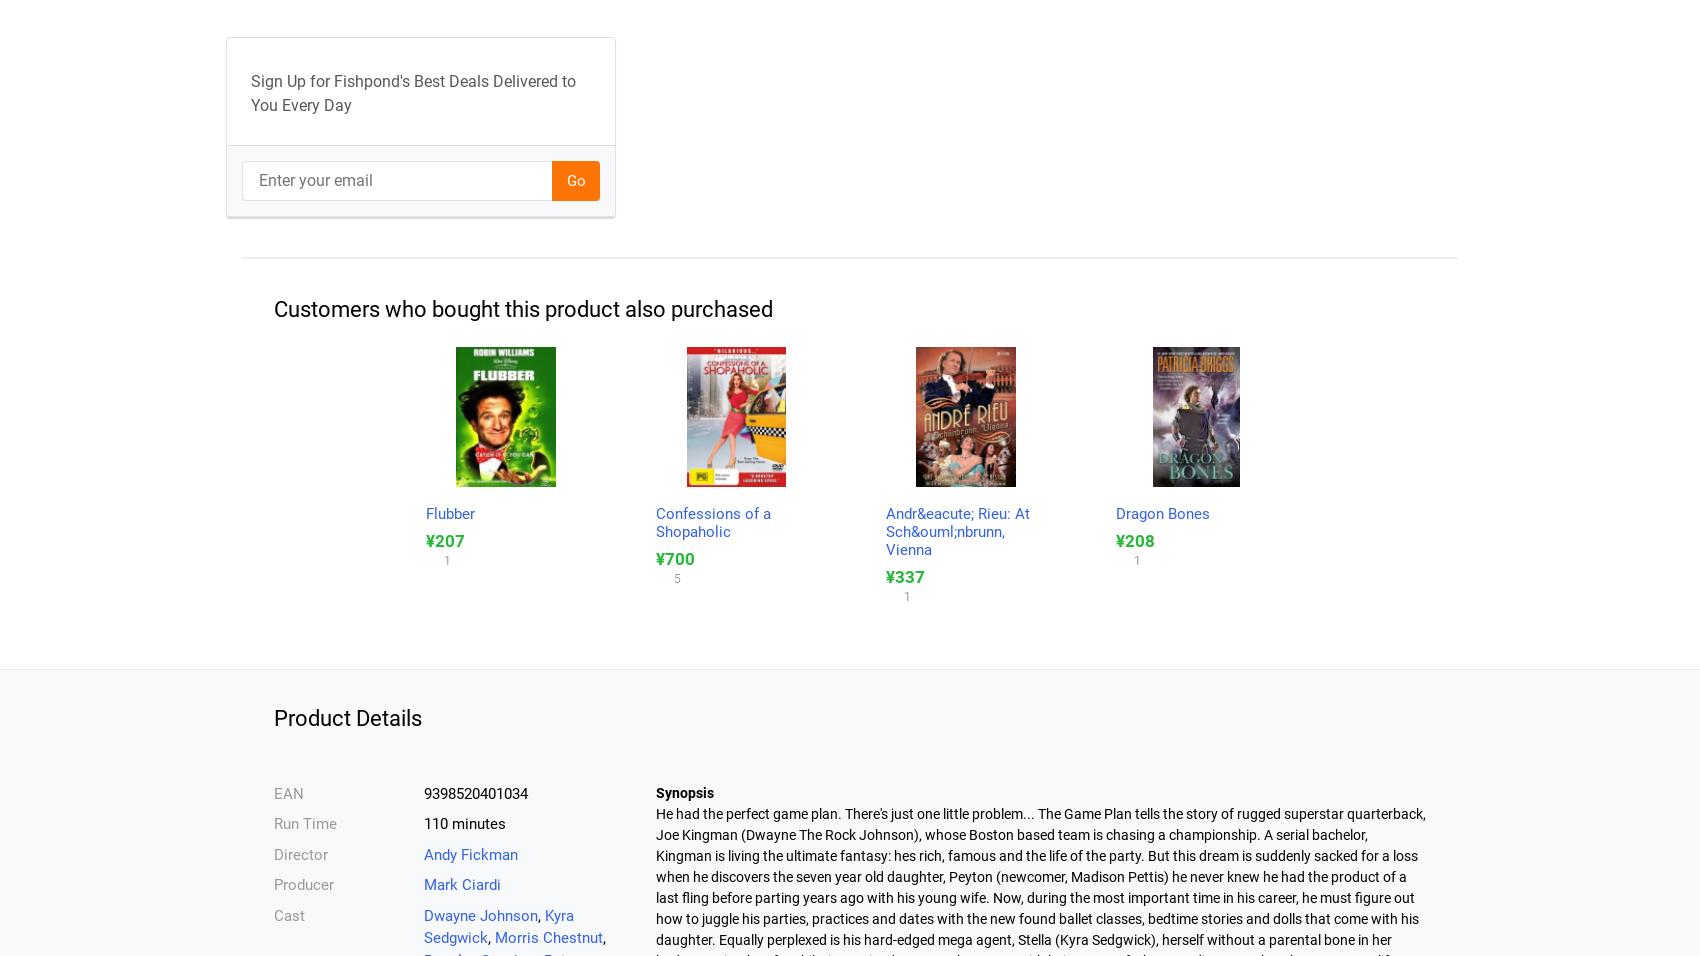 This screenshot has width=1700, height=956. I want to click on 'Director', so click(301, 853).